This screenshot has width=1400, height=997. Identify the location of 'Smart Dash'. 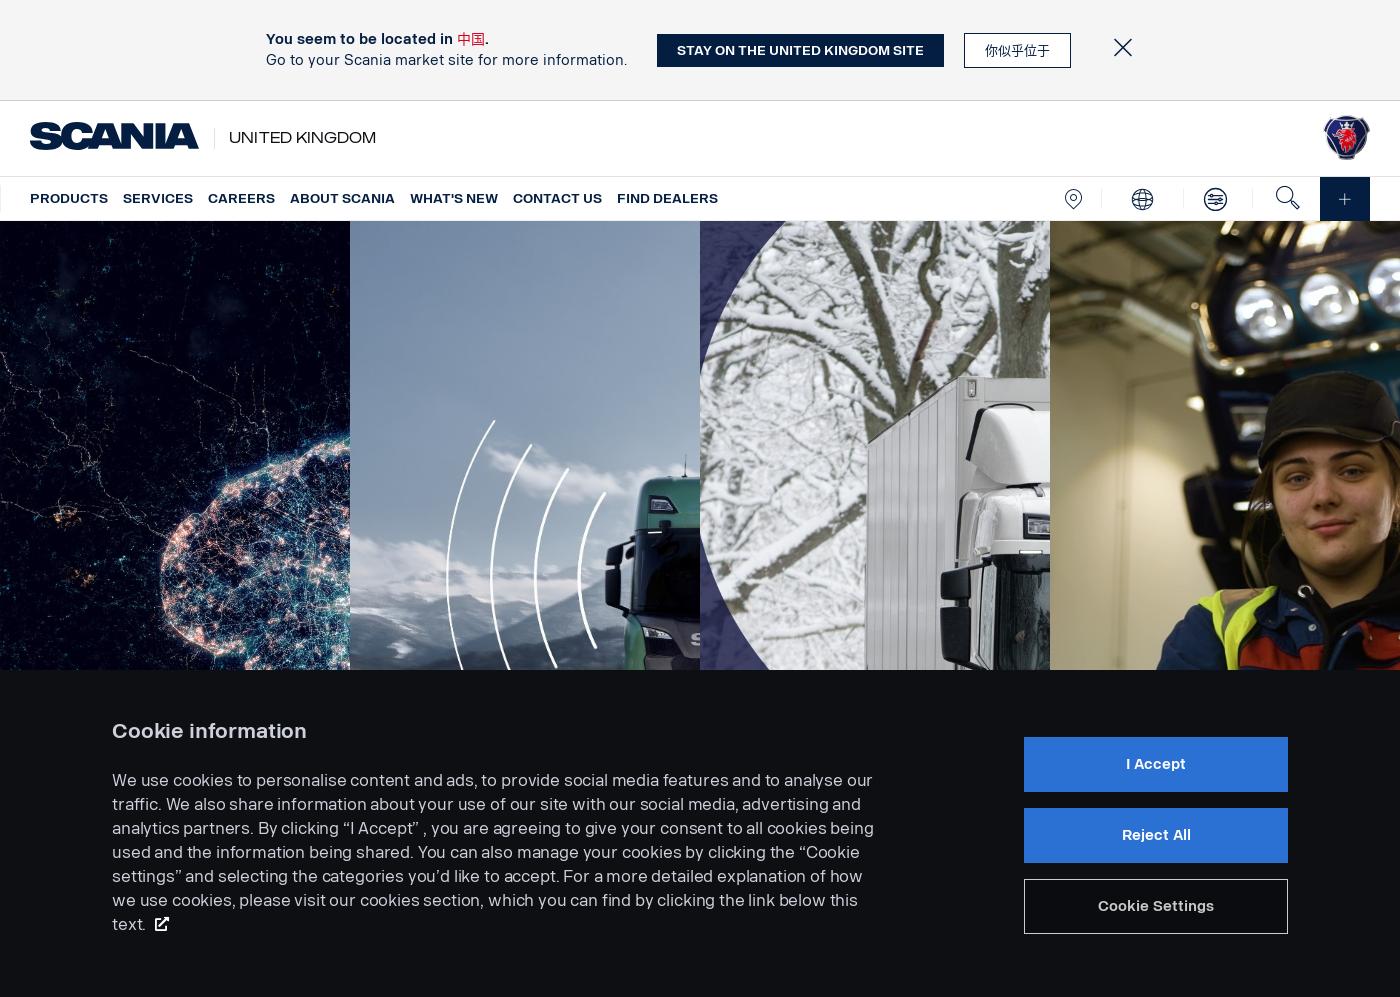
(163, 895).